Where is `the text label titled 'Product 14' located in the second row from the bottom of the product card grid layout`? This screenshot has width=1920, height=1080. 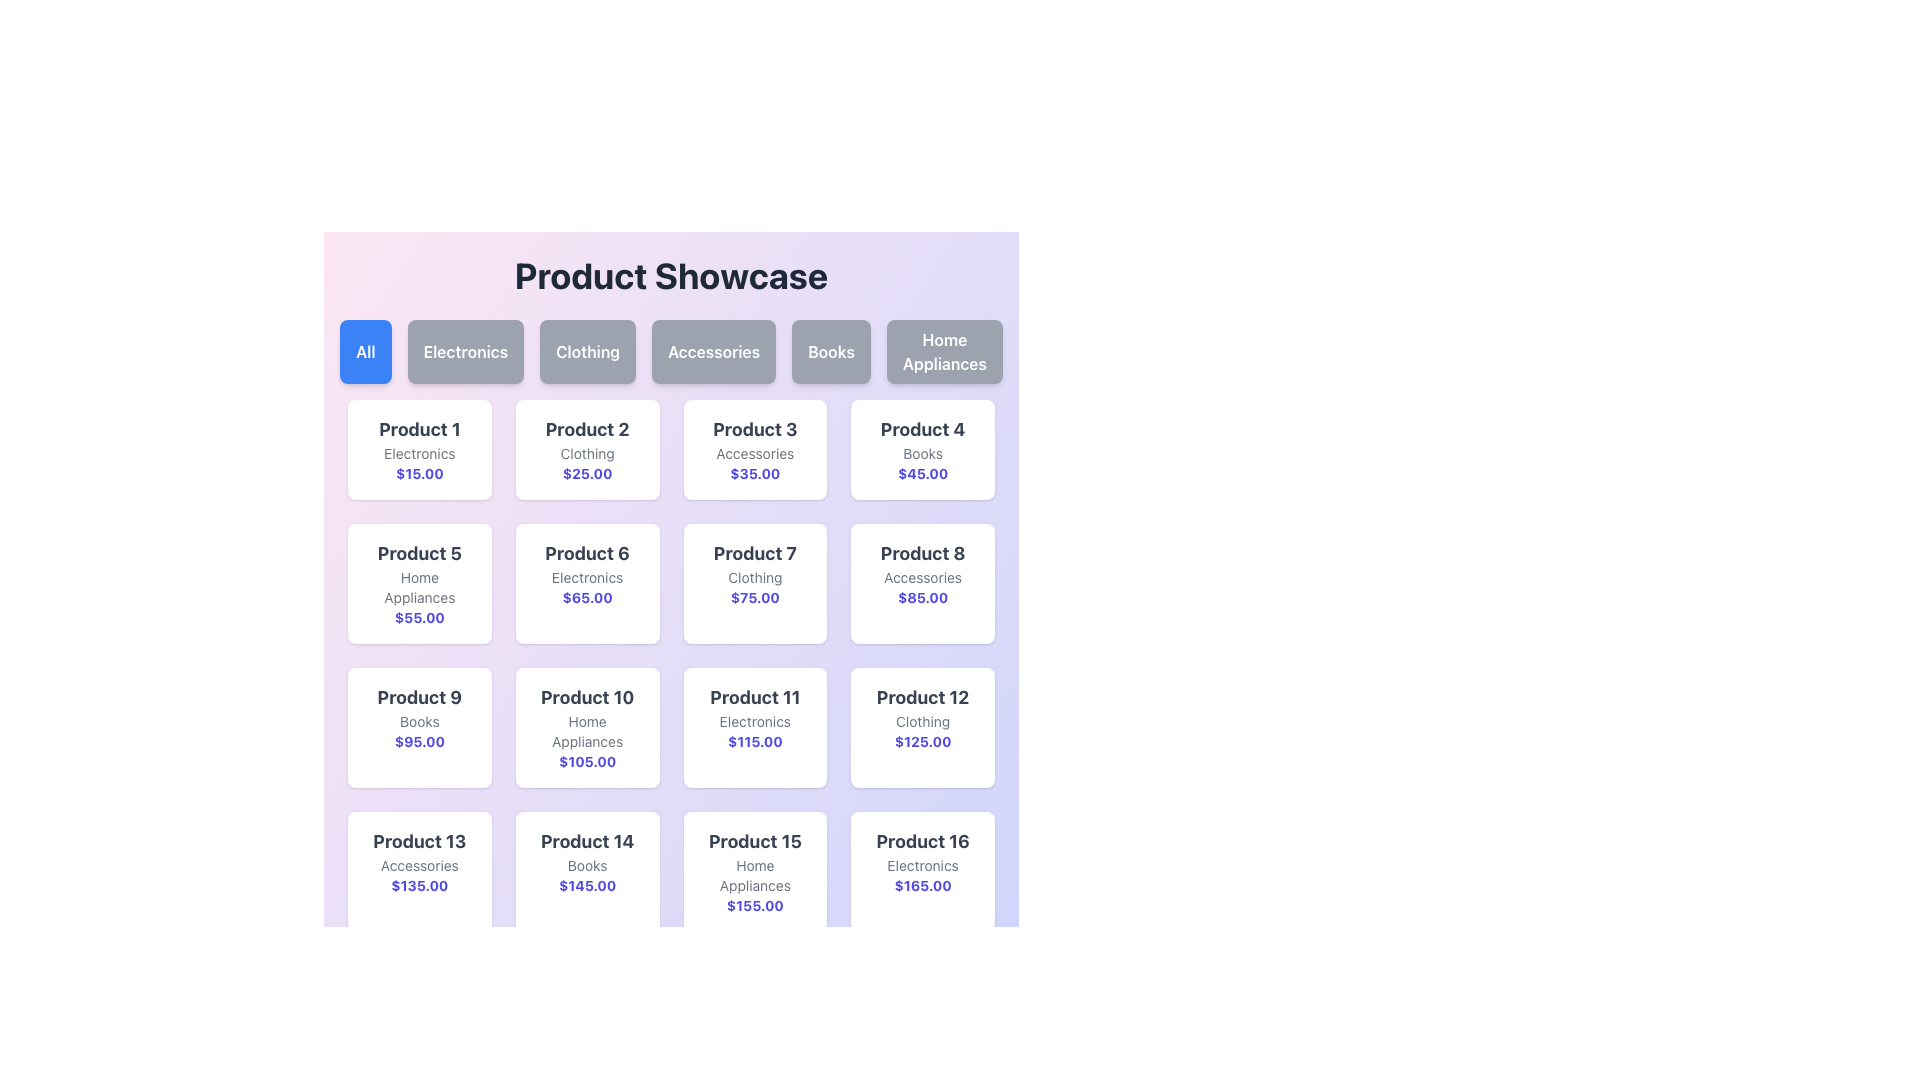
the text label titled 'Product 14' located in the second row from the bottom of the product card grid layout is located at coordinates (586, 841).